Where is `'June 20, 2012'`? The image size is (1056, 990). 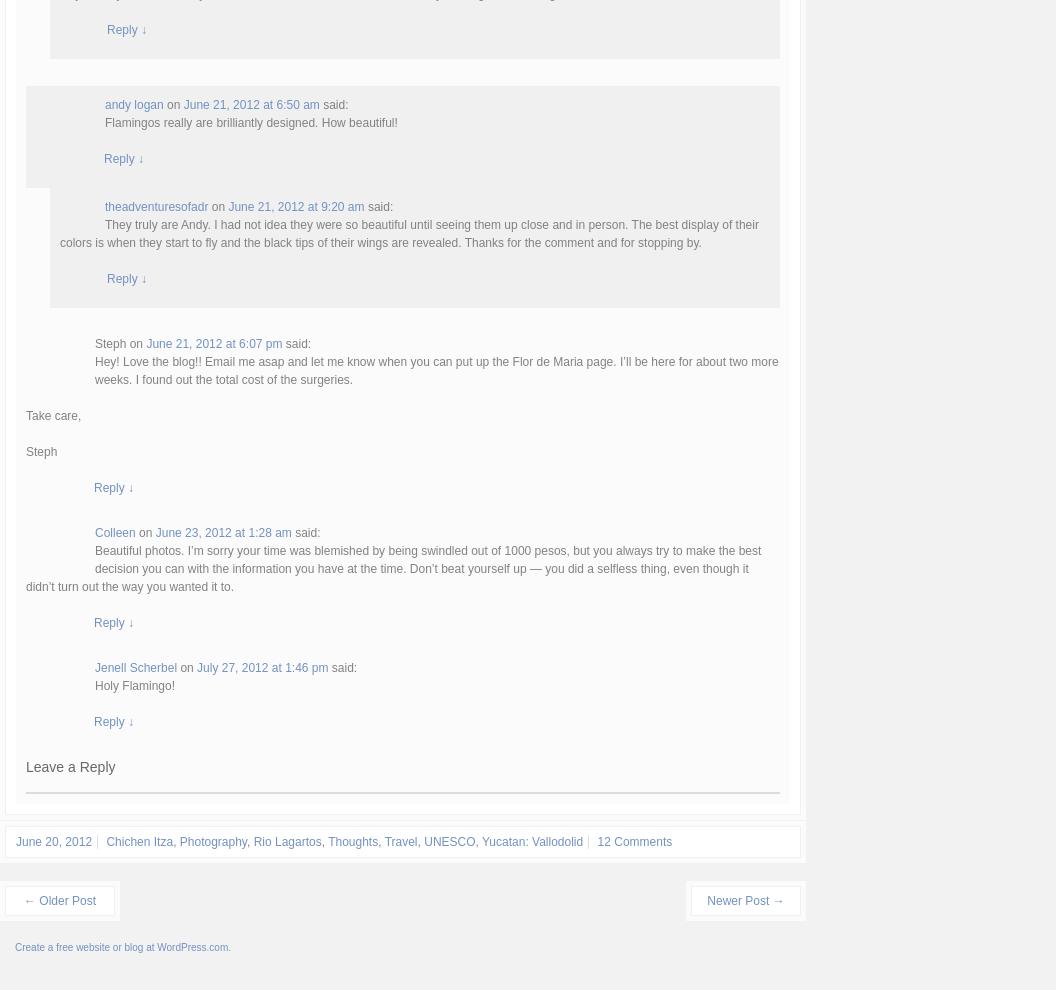 'June 20, 2012' is located at coordinates (53, 840).